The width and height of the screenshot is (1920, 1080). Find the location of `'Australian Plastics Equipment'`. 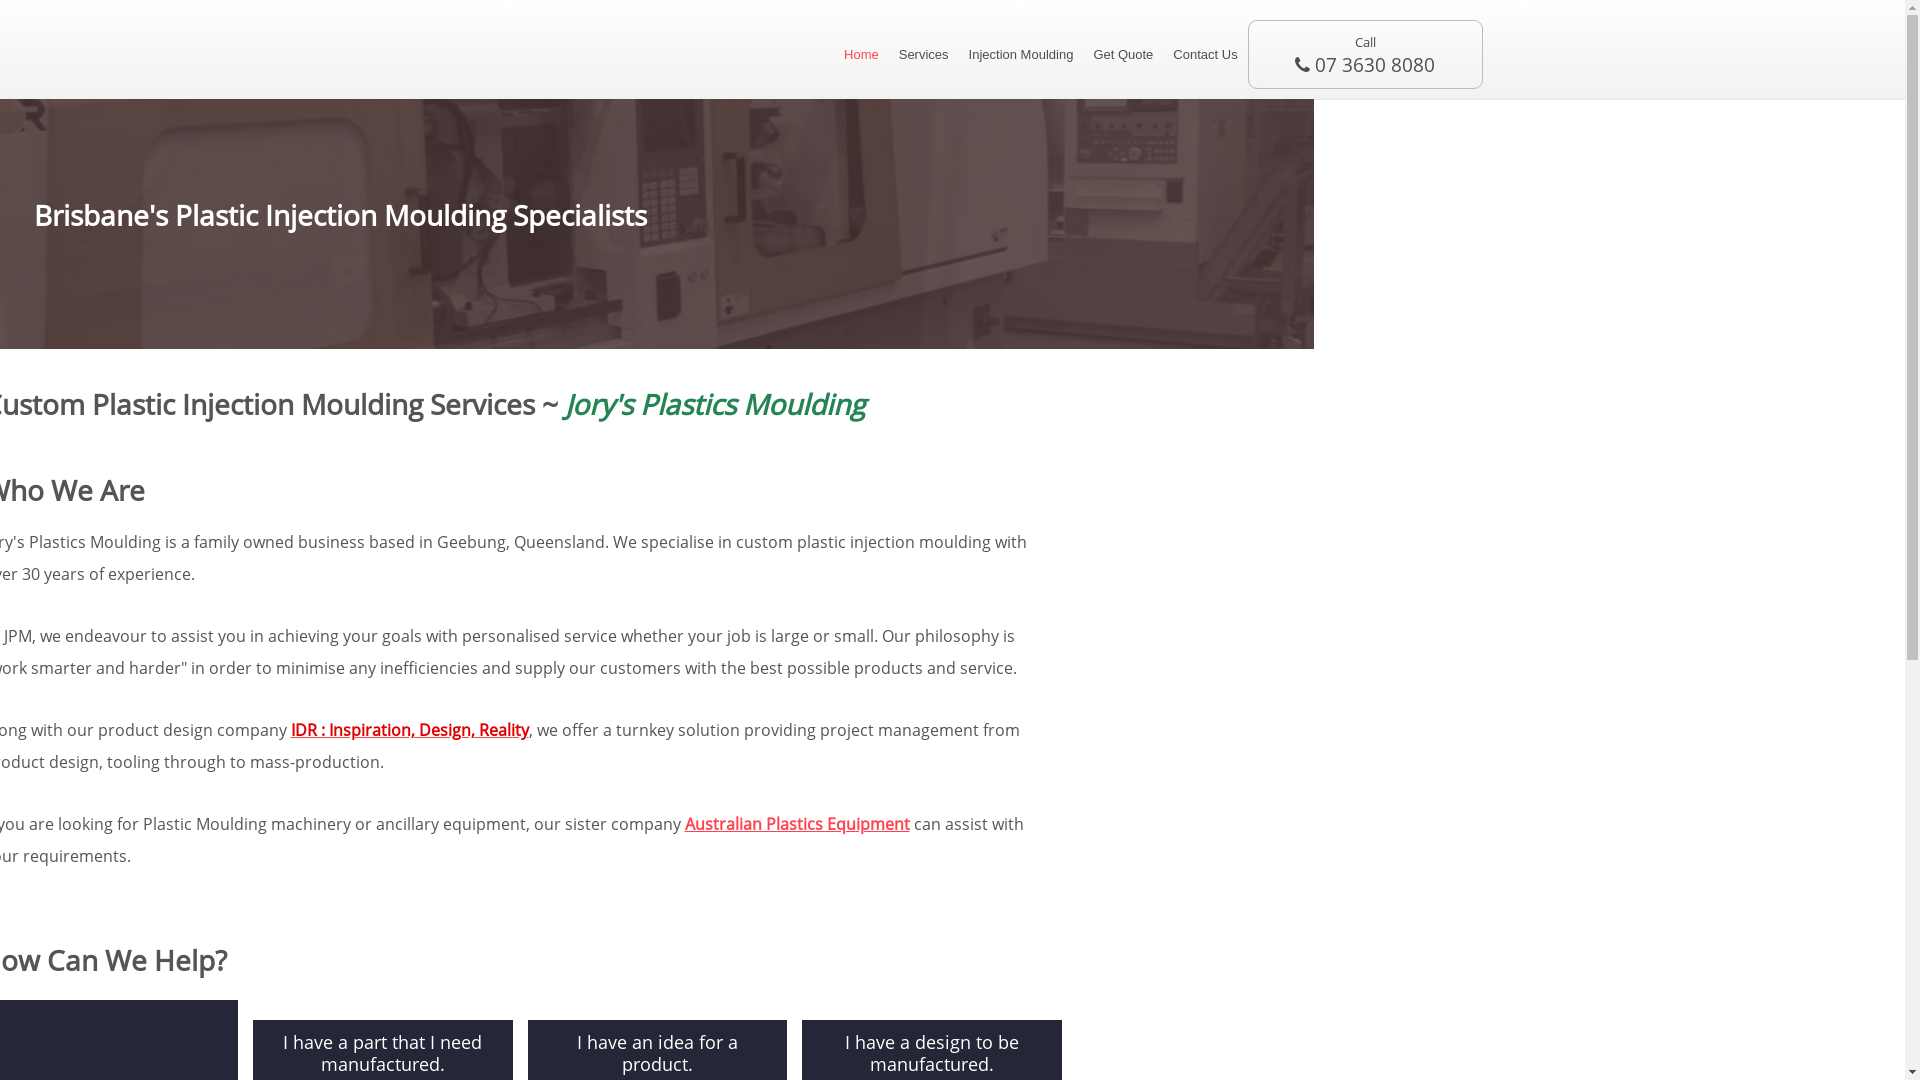

'Australian Plastics Equipment' is located at coordinates (684, 824).